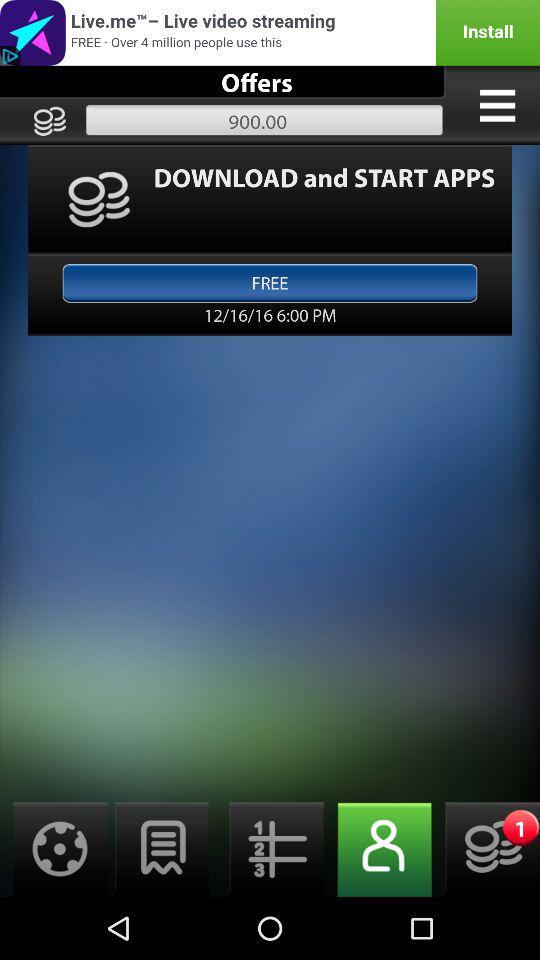  I want to click on the settings icon, so click(54, 909).